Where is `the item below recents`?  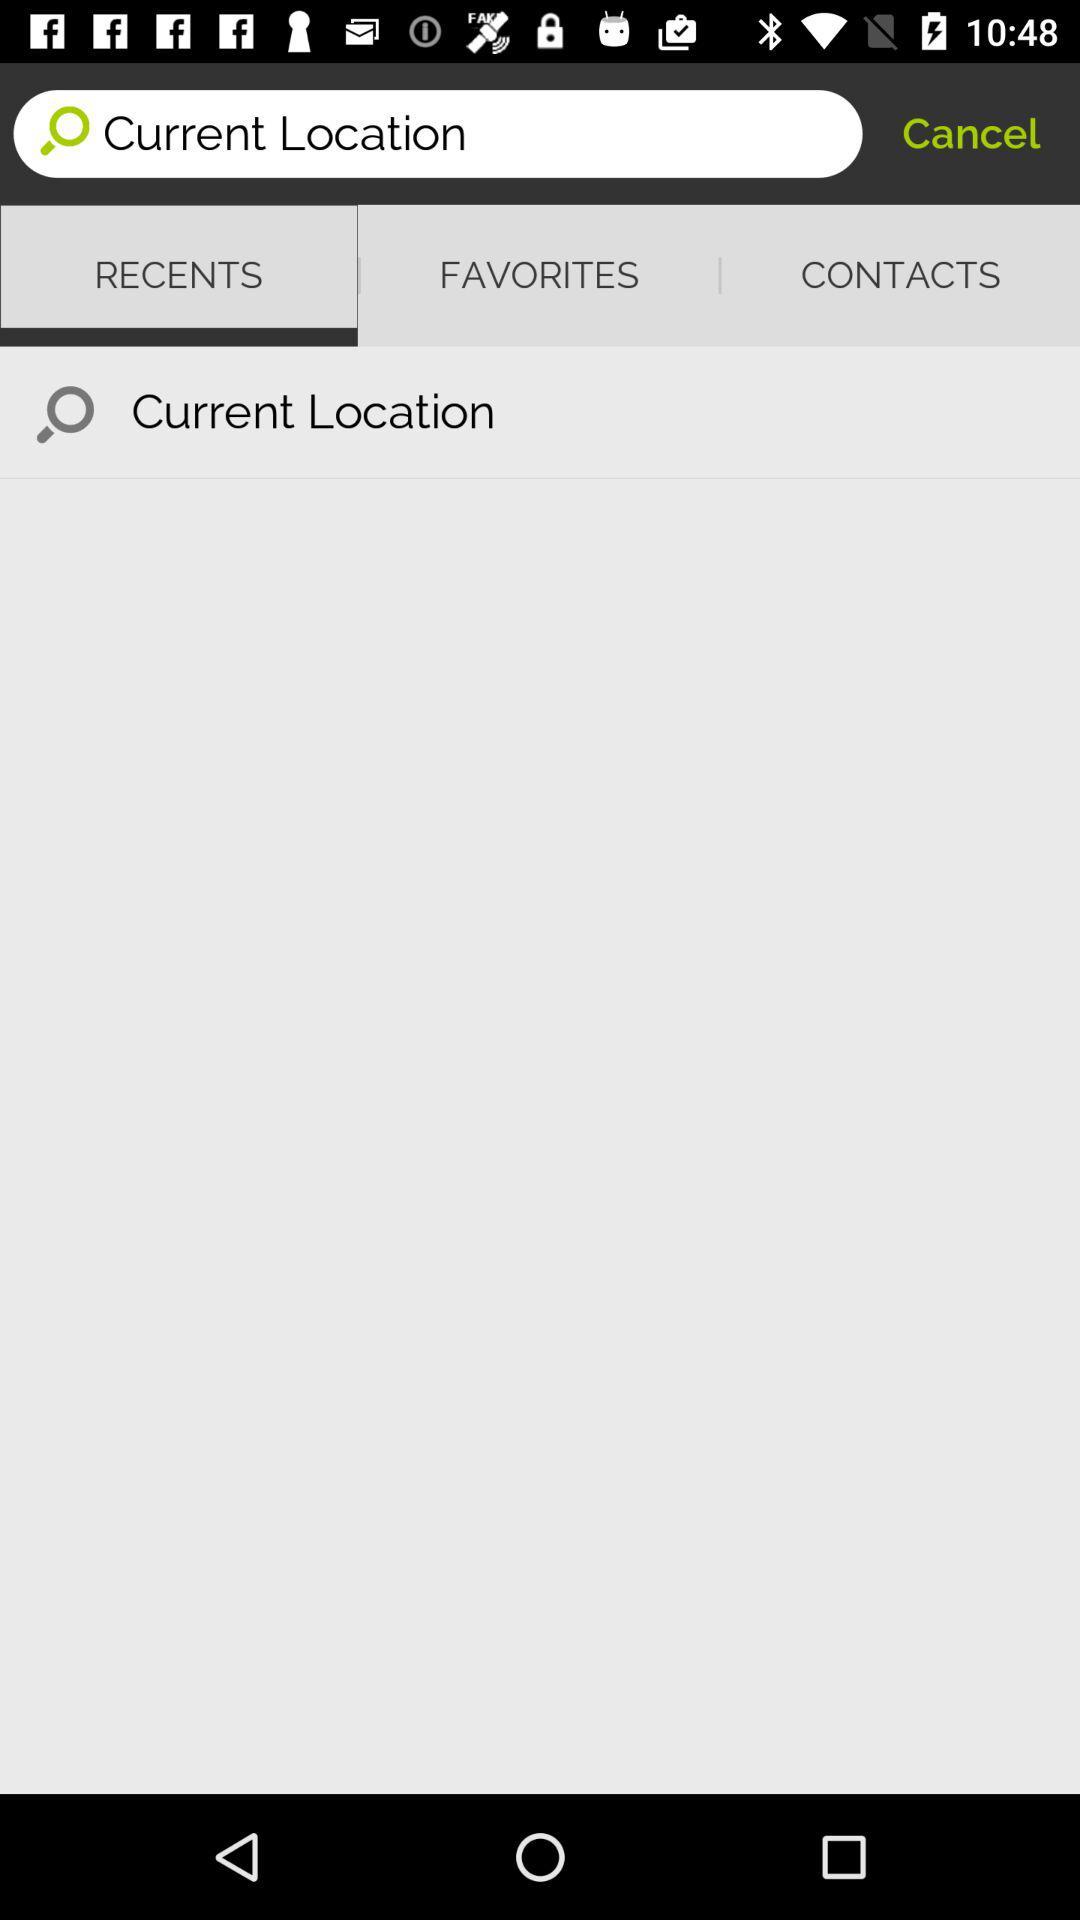 the item below recents is located at coordinates (64, 411).